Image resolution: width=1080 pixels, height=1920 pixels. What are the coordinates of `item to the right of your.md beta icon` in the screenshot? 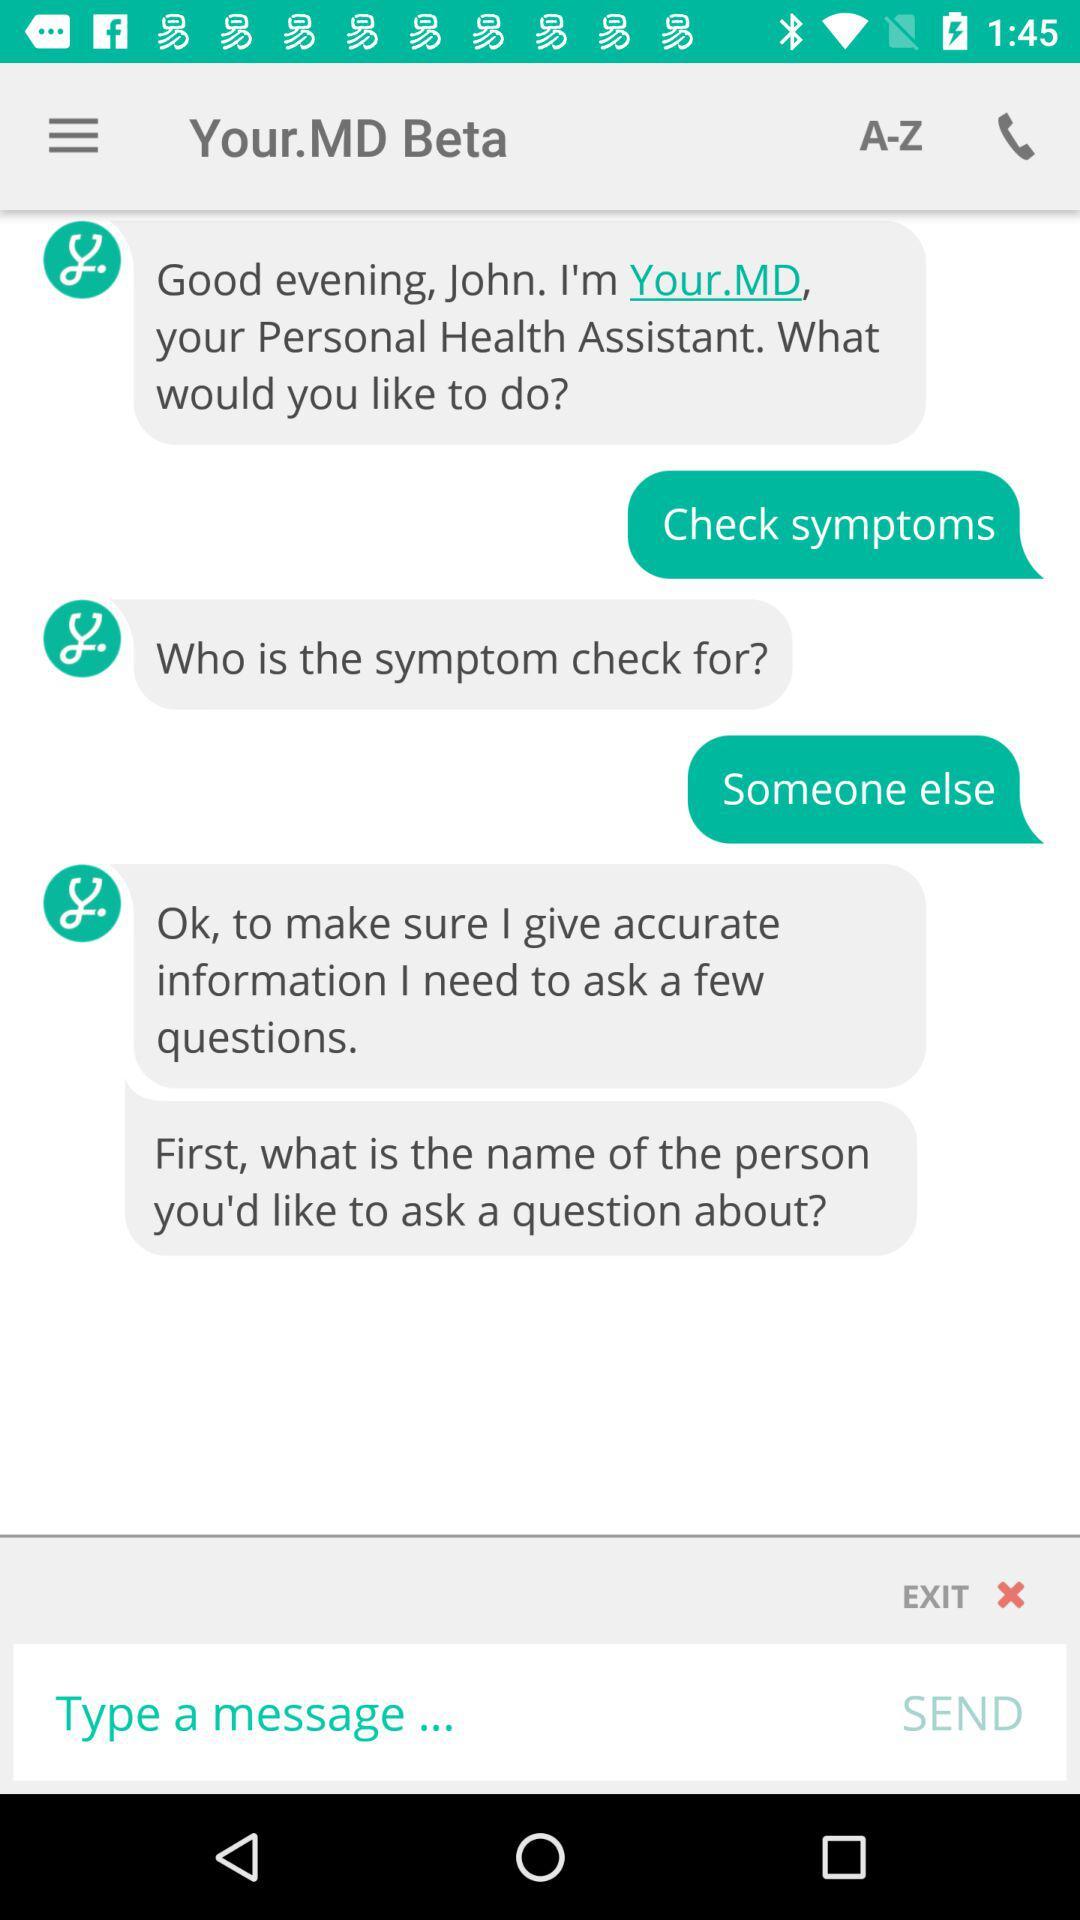 It's located at (890, 135).